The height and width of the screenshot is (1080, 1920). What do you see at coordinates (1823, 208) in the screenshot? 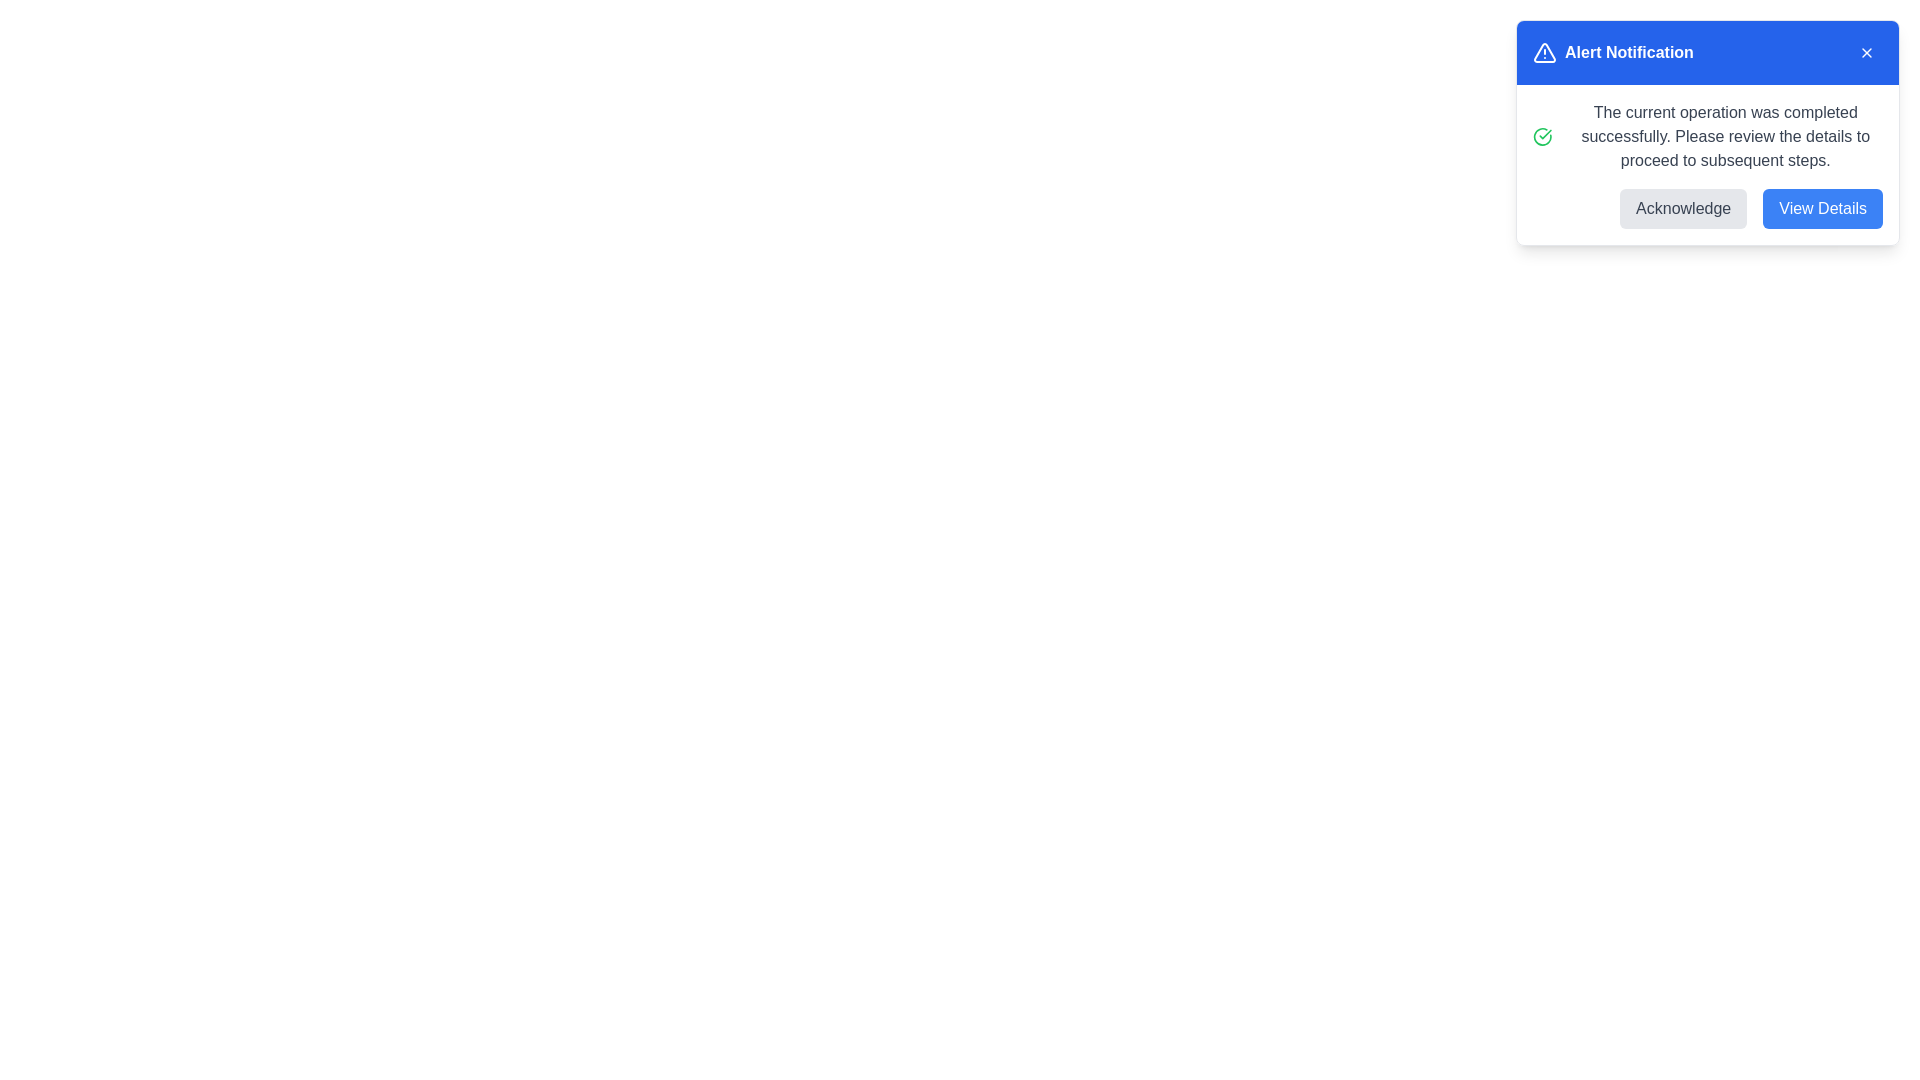
I see `the button located at the bottom right of the notification card` at bounding box center [1823, 208].